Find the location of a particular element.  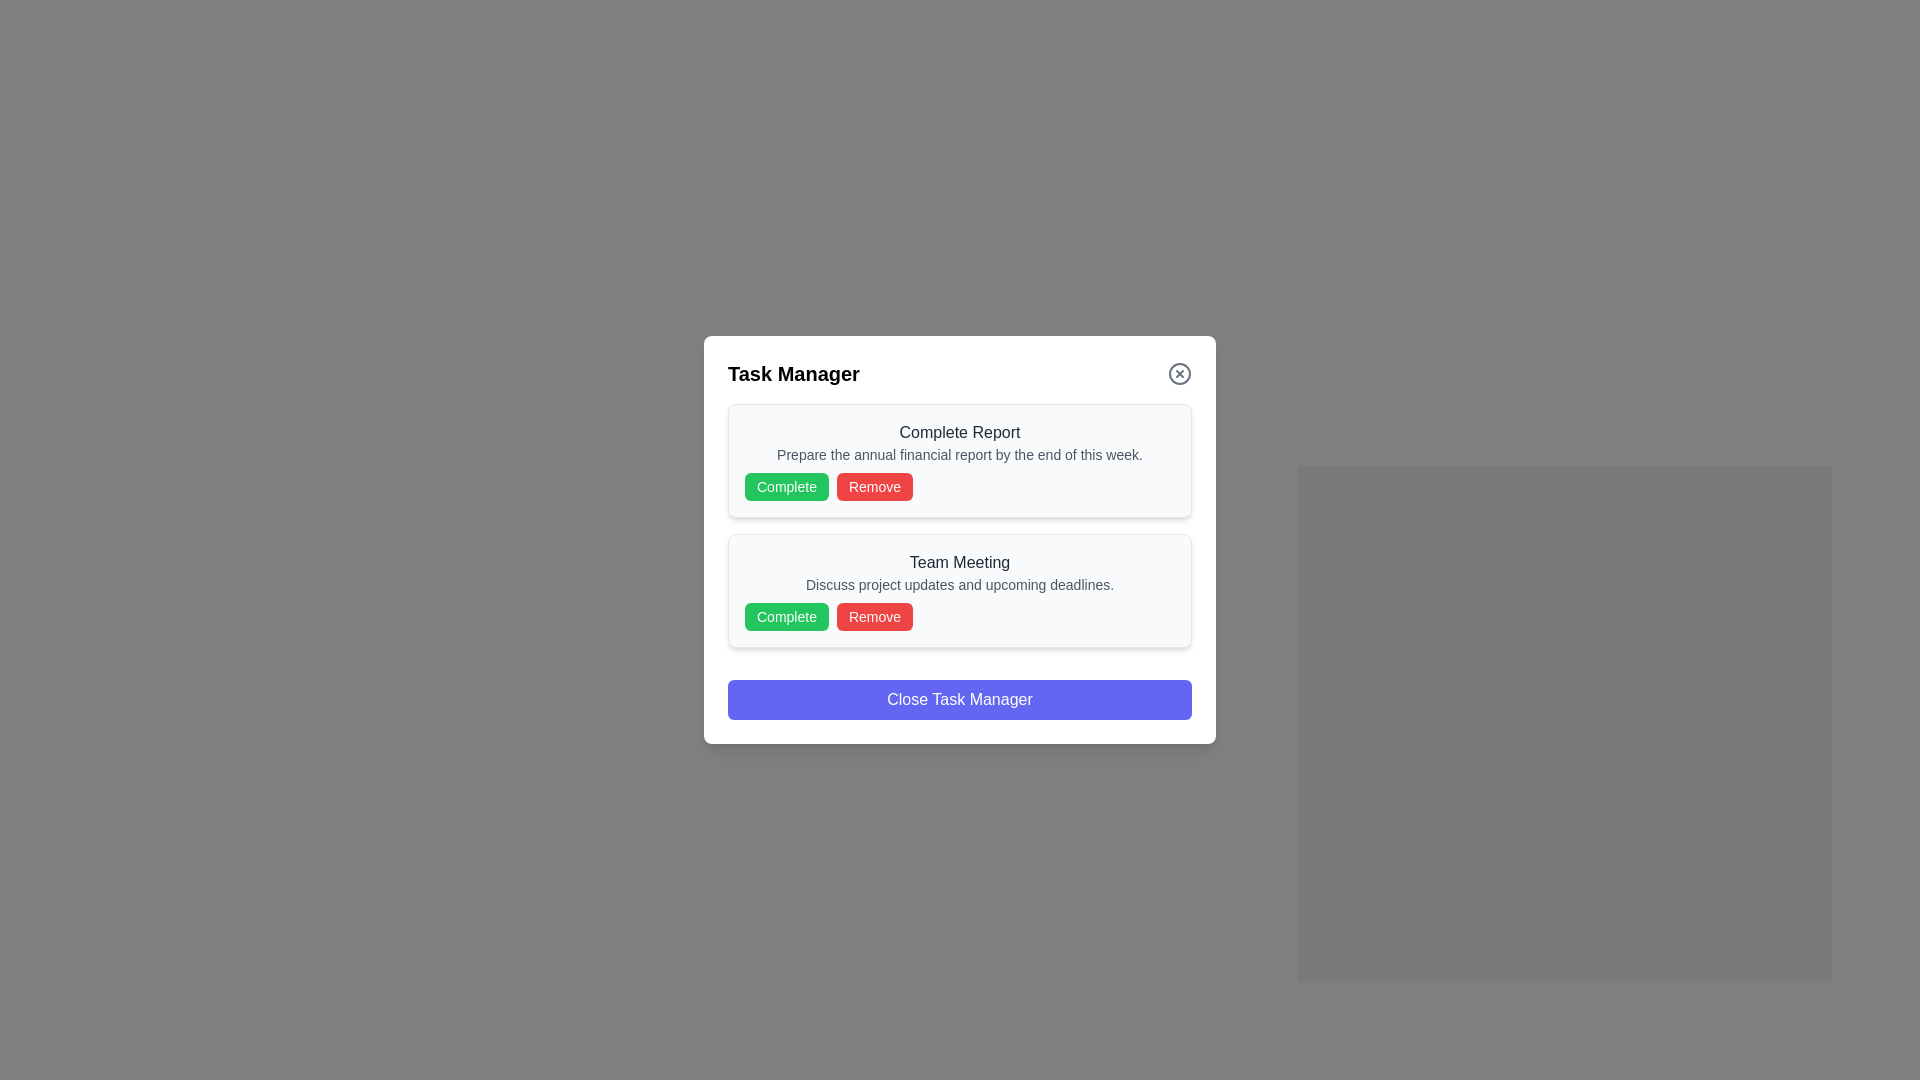

the wide, rectangular, indigo button with rounded corners labeled 'Close Task Manager' is located at coordinates (960, 698).